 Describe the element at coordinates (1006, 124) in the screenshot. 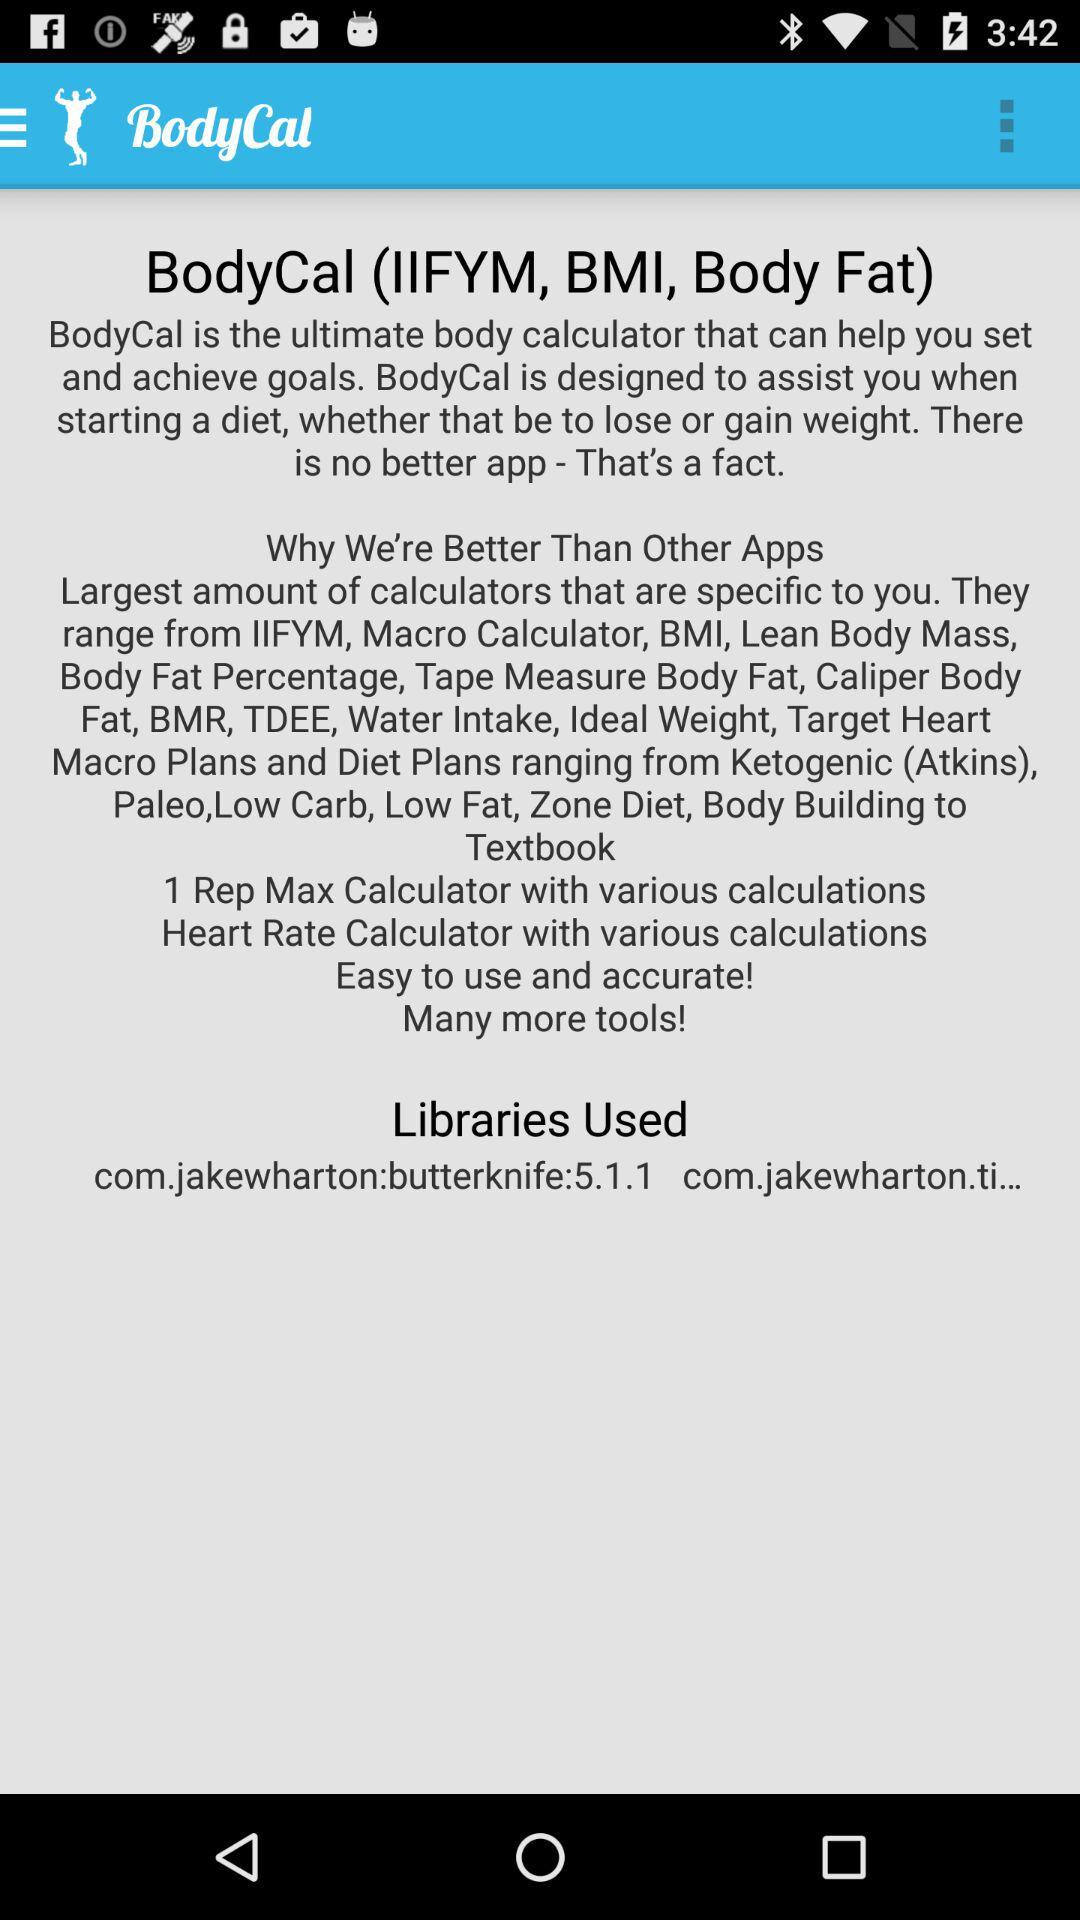

I see `app above bodycal iifym bmi` at that location.